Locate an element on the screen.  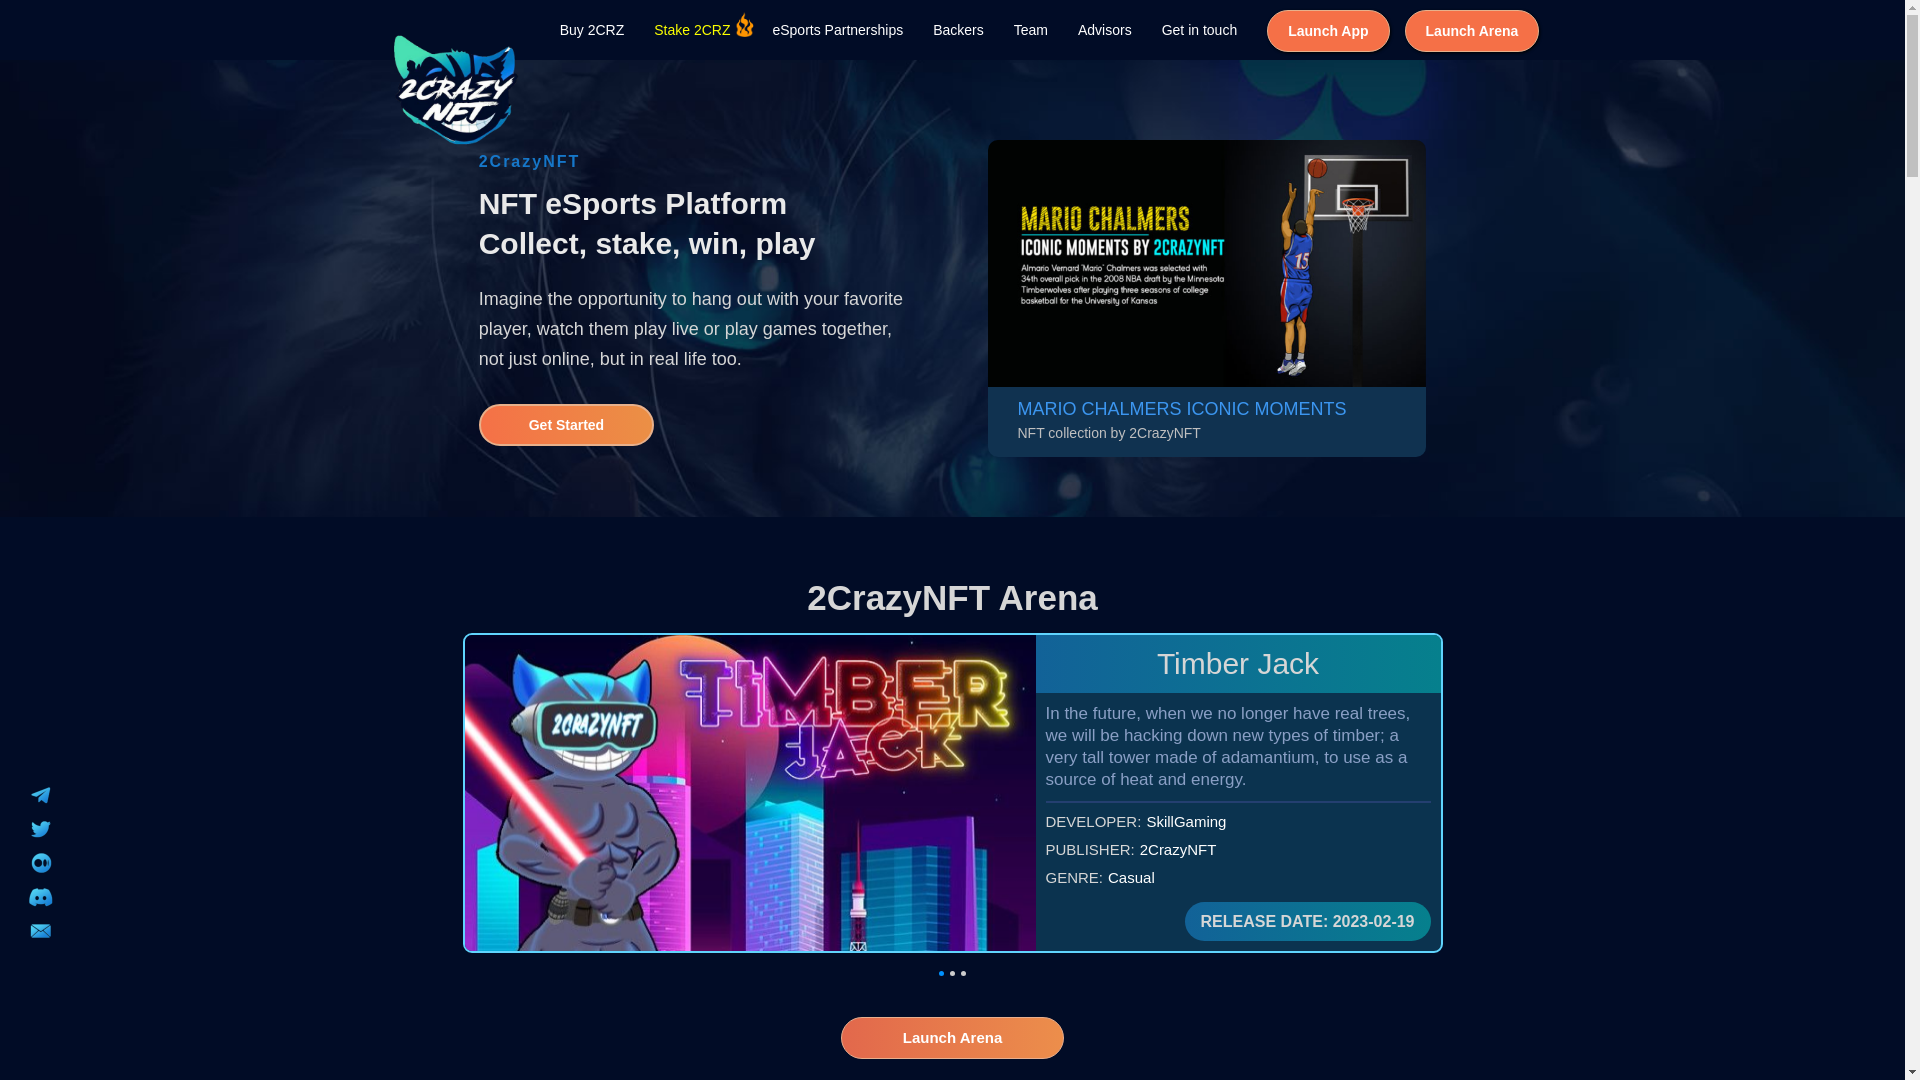
'Buy 2CRZ' is located at coordinates (545, 30).